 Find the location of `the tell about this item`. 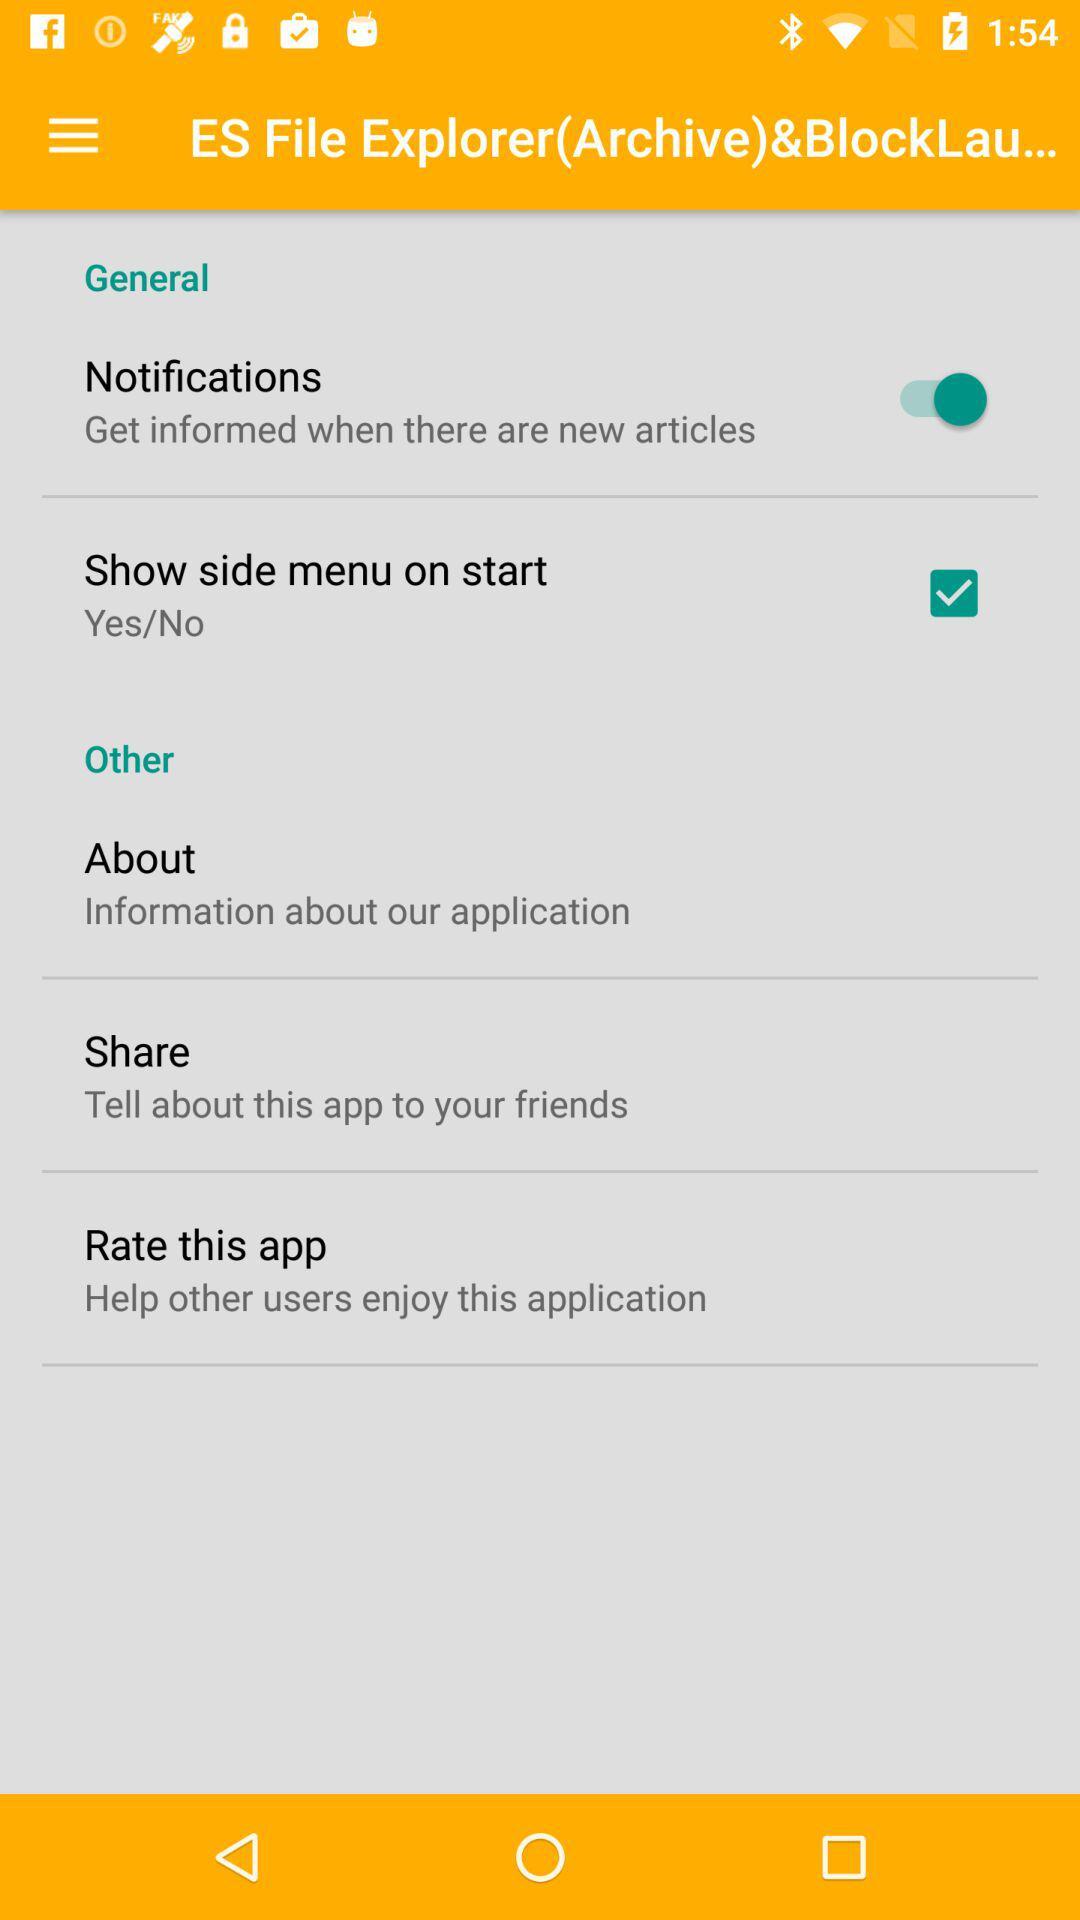

the tell about this item is located at coordinates (355, 1102).